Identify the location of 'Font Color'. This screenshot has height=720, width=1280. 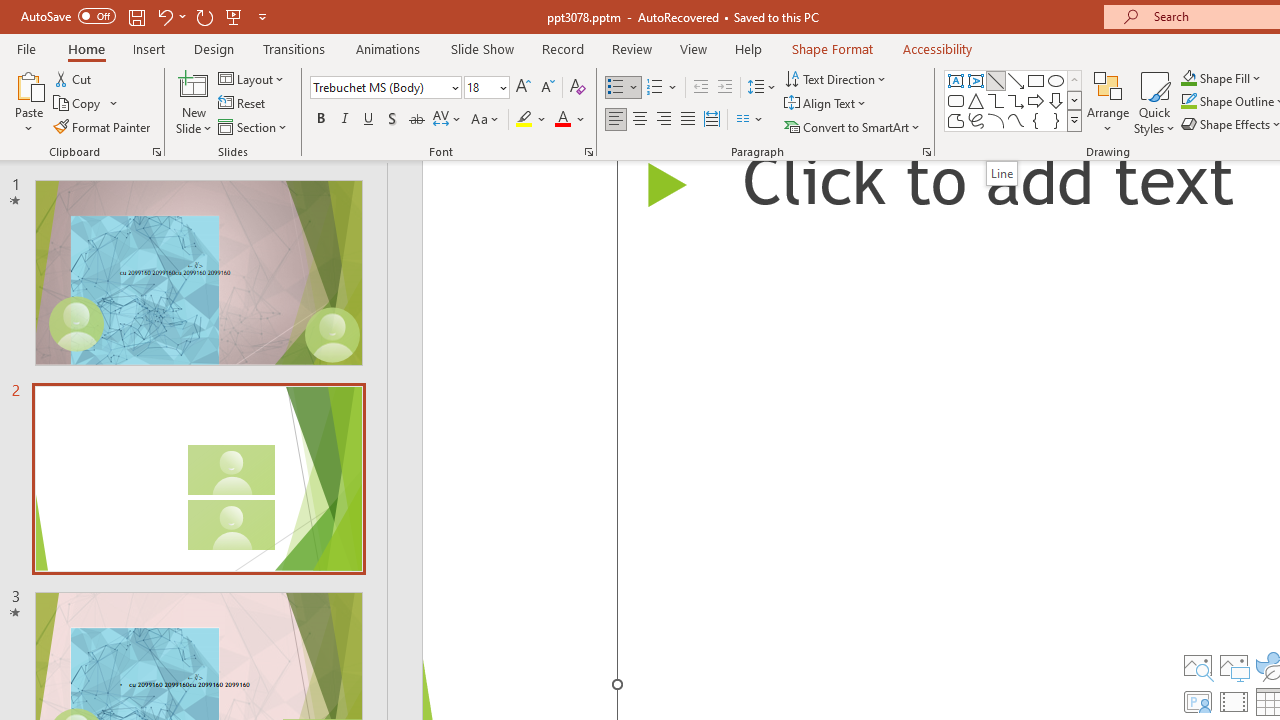
(569, 119).